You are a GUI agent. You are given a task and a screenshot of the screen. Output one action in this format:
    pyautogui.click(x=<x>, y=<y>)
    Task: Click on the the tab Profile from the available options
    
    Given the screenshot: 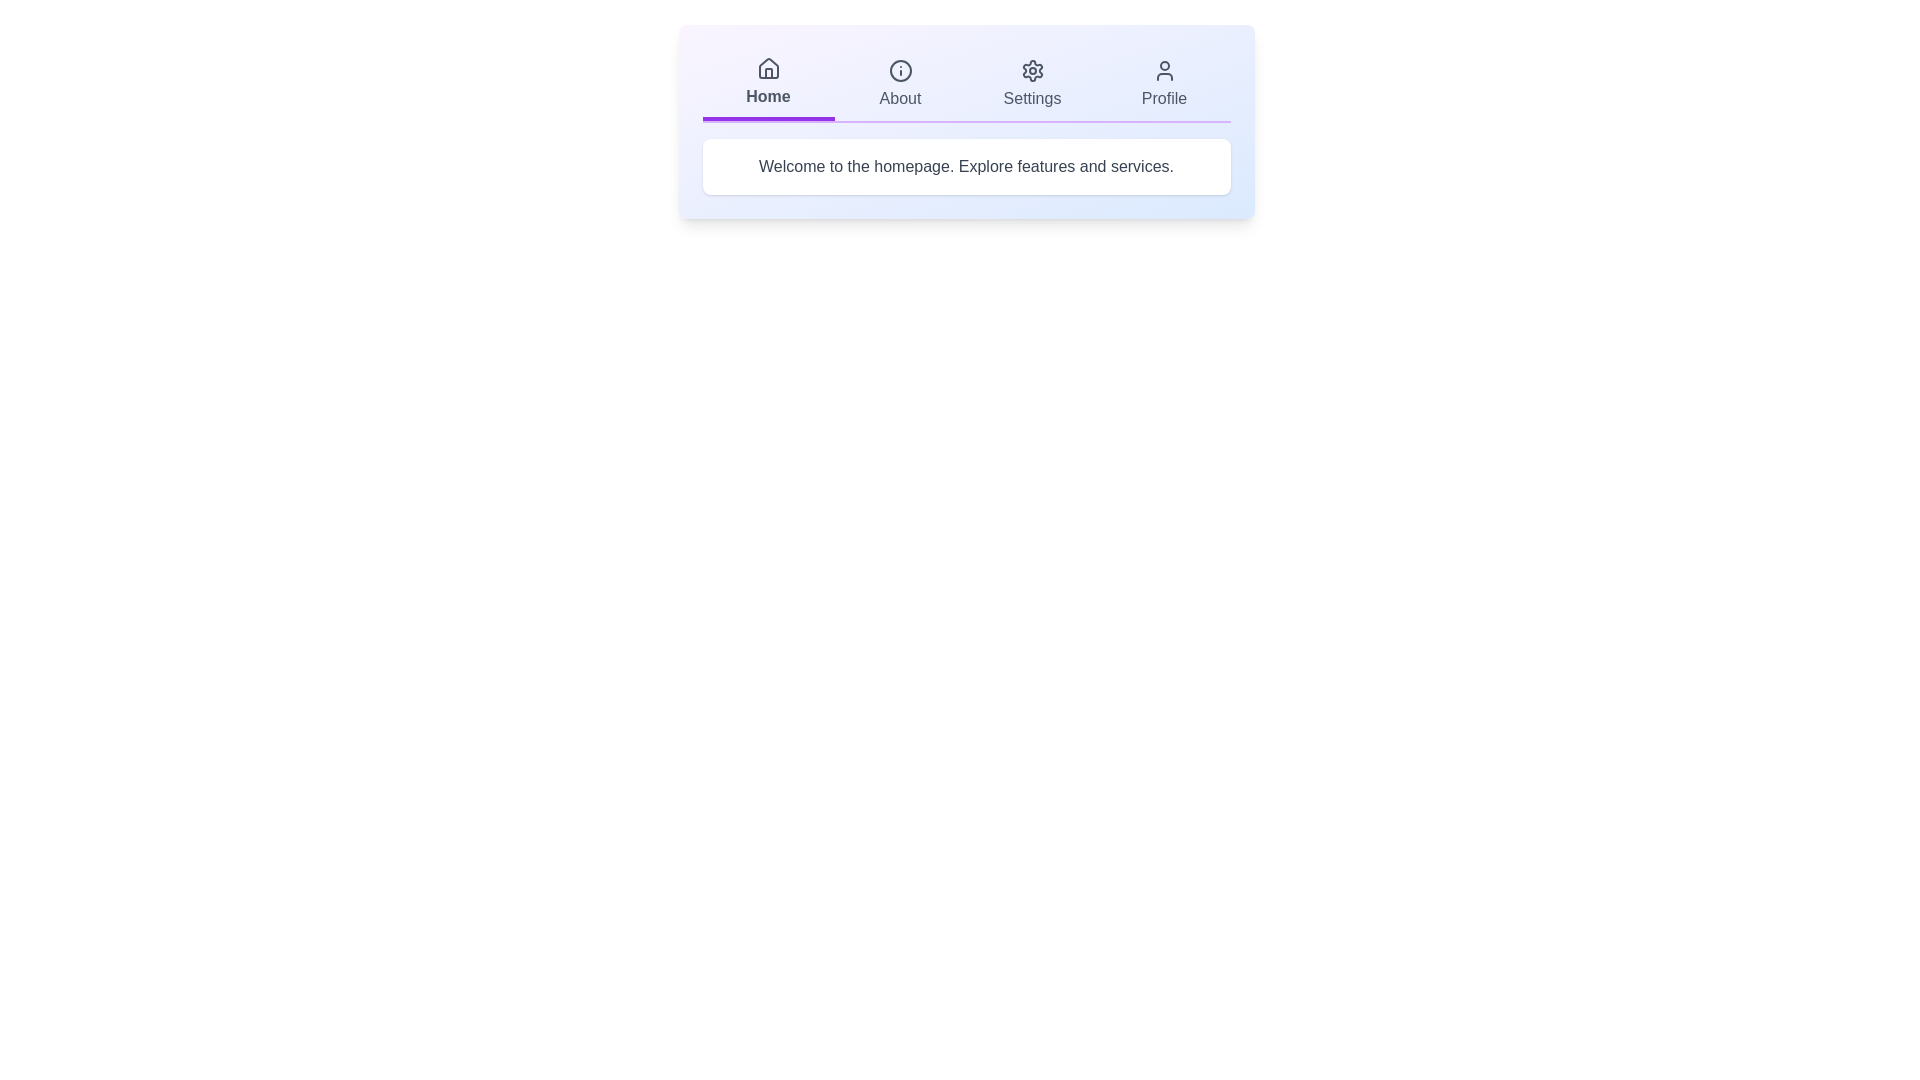 What is the action you would take?
    pyautogui.click(x=1164, y=83)
    